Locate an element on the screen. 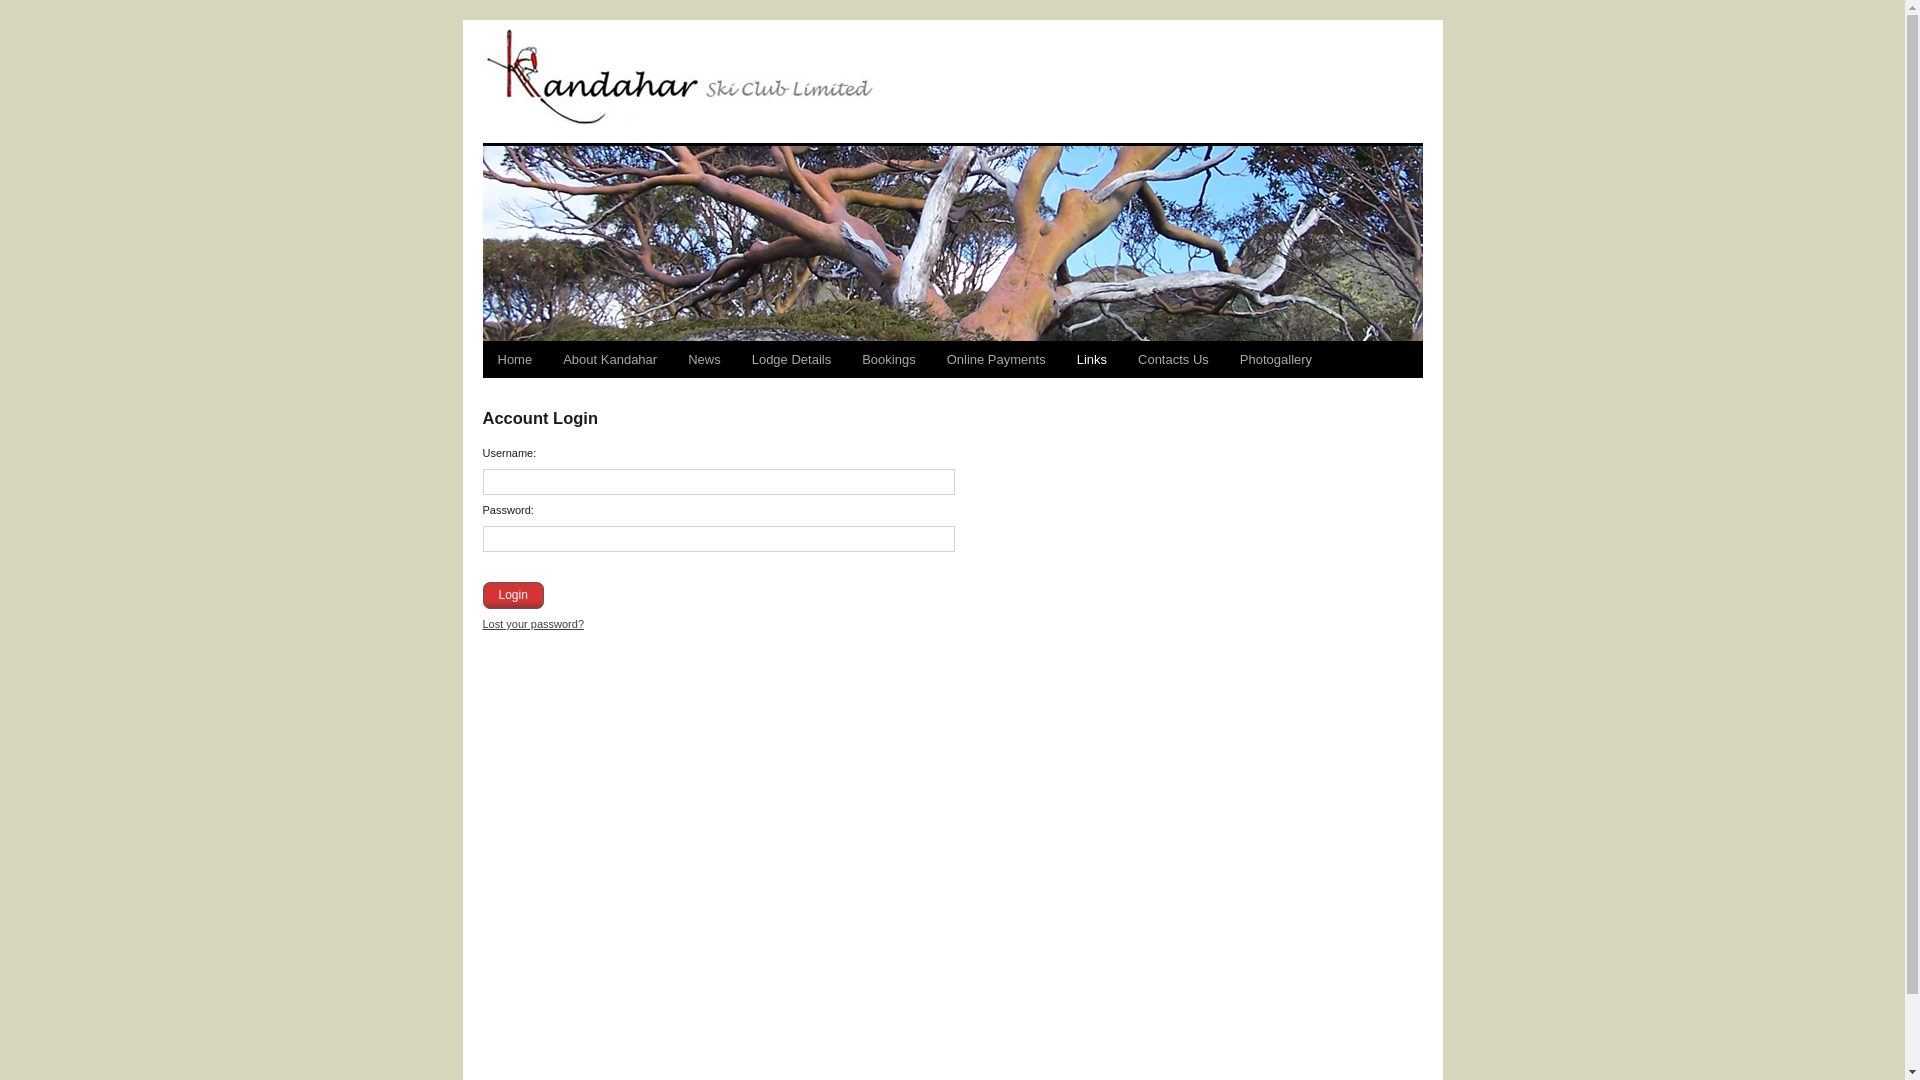 The image size is (1920, 1080). 'Contacts Us' is located at coordinates (1173, 358).